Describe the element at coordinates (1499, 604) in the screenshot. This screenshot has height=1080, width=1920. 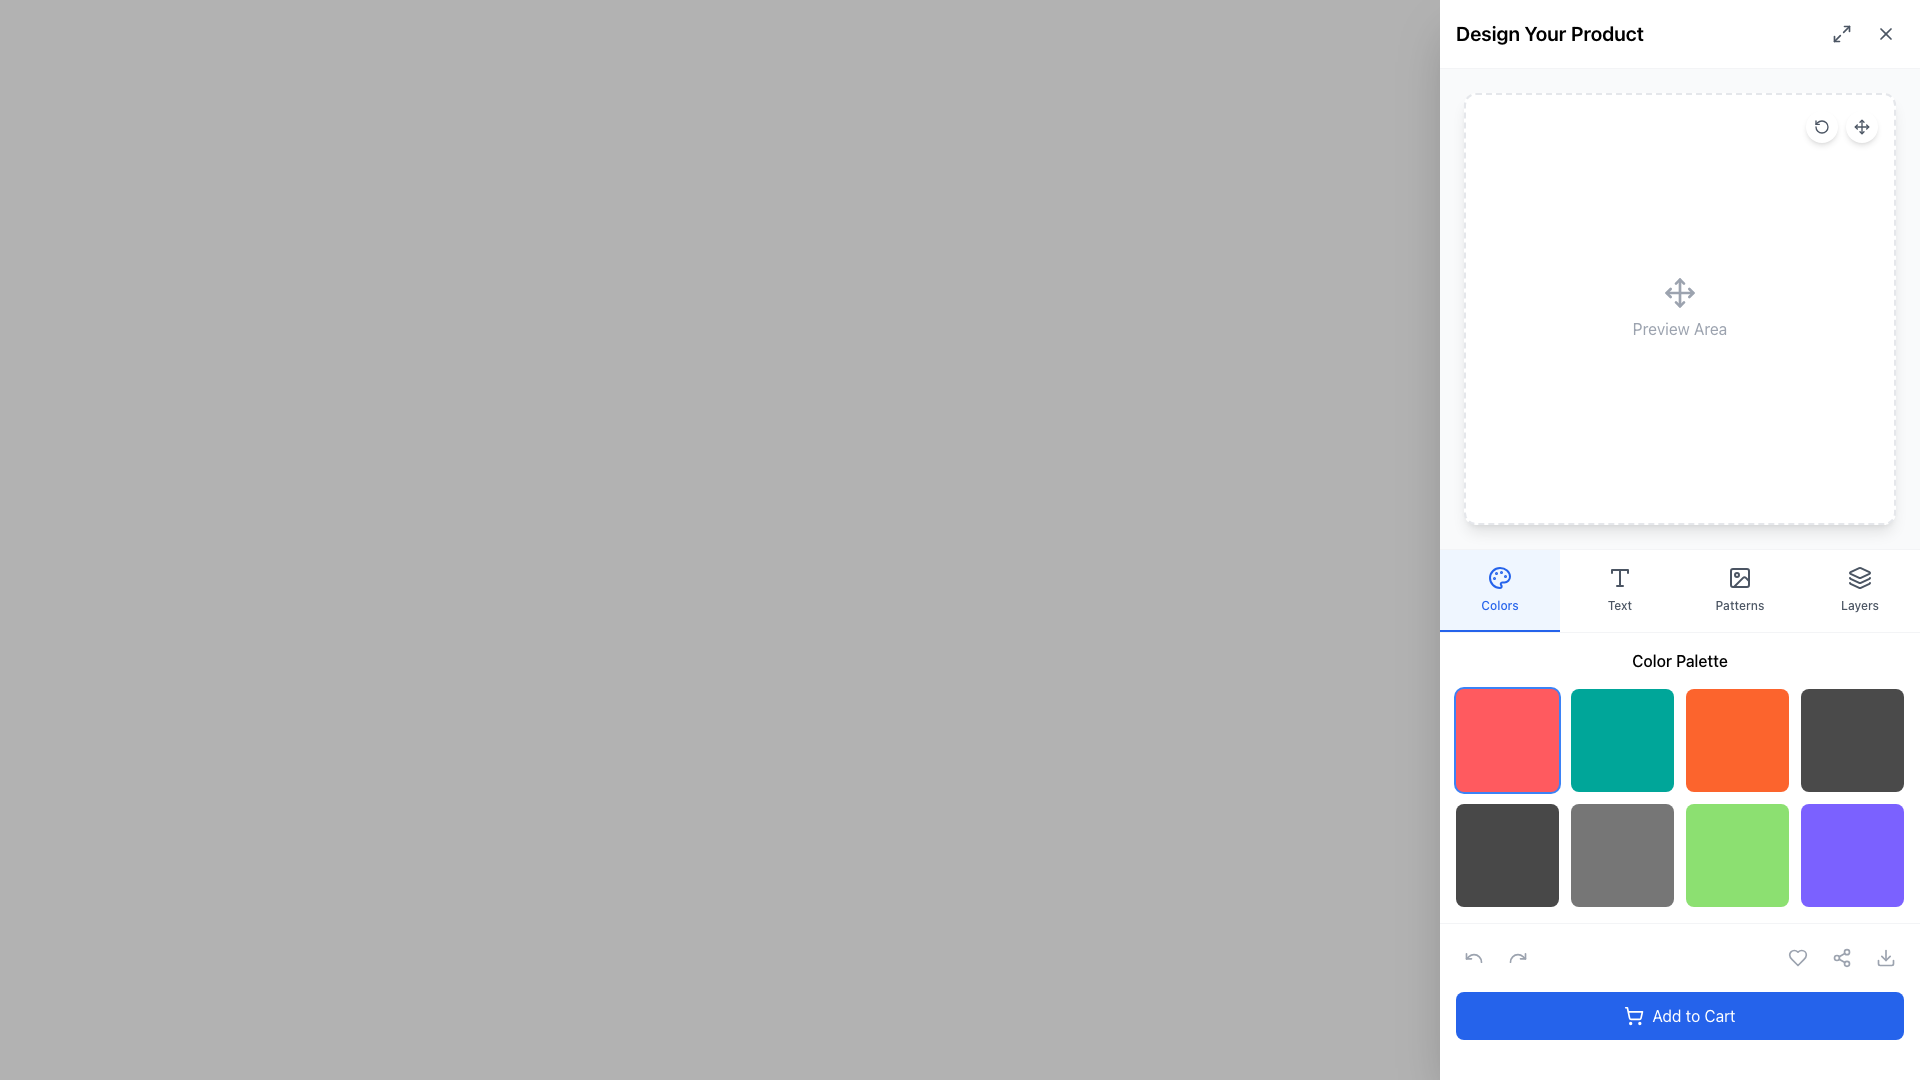
I see `the text label displaying 'Colors' which is styled in a small medium-weight font and vibrant blue color, located in a light blue background, positioned below the color palette icon` at that location.